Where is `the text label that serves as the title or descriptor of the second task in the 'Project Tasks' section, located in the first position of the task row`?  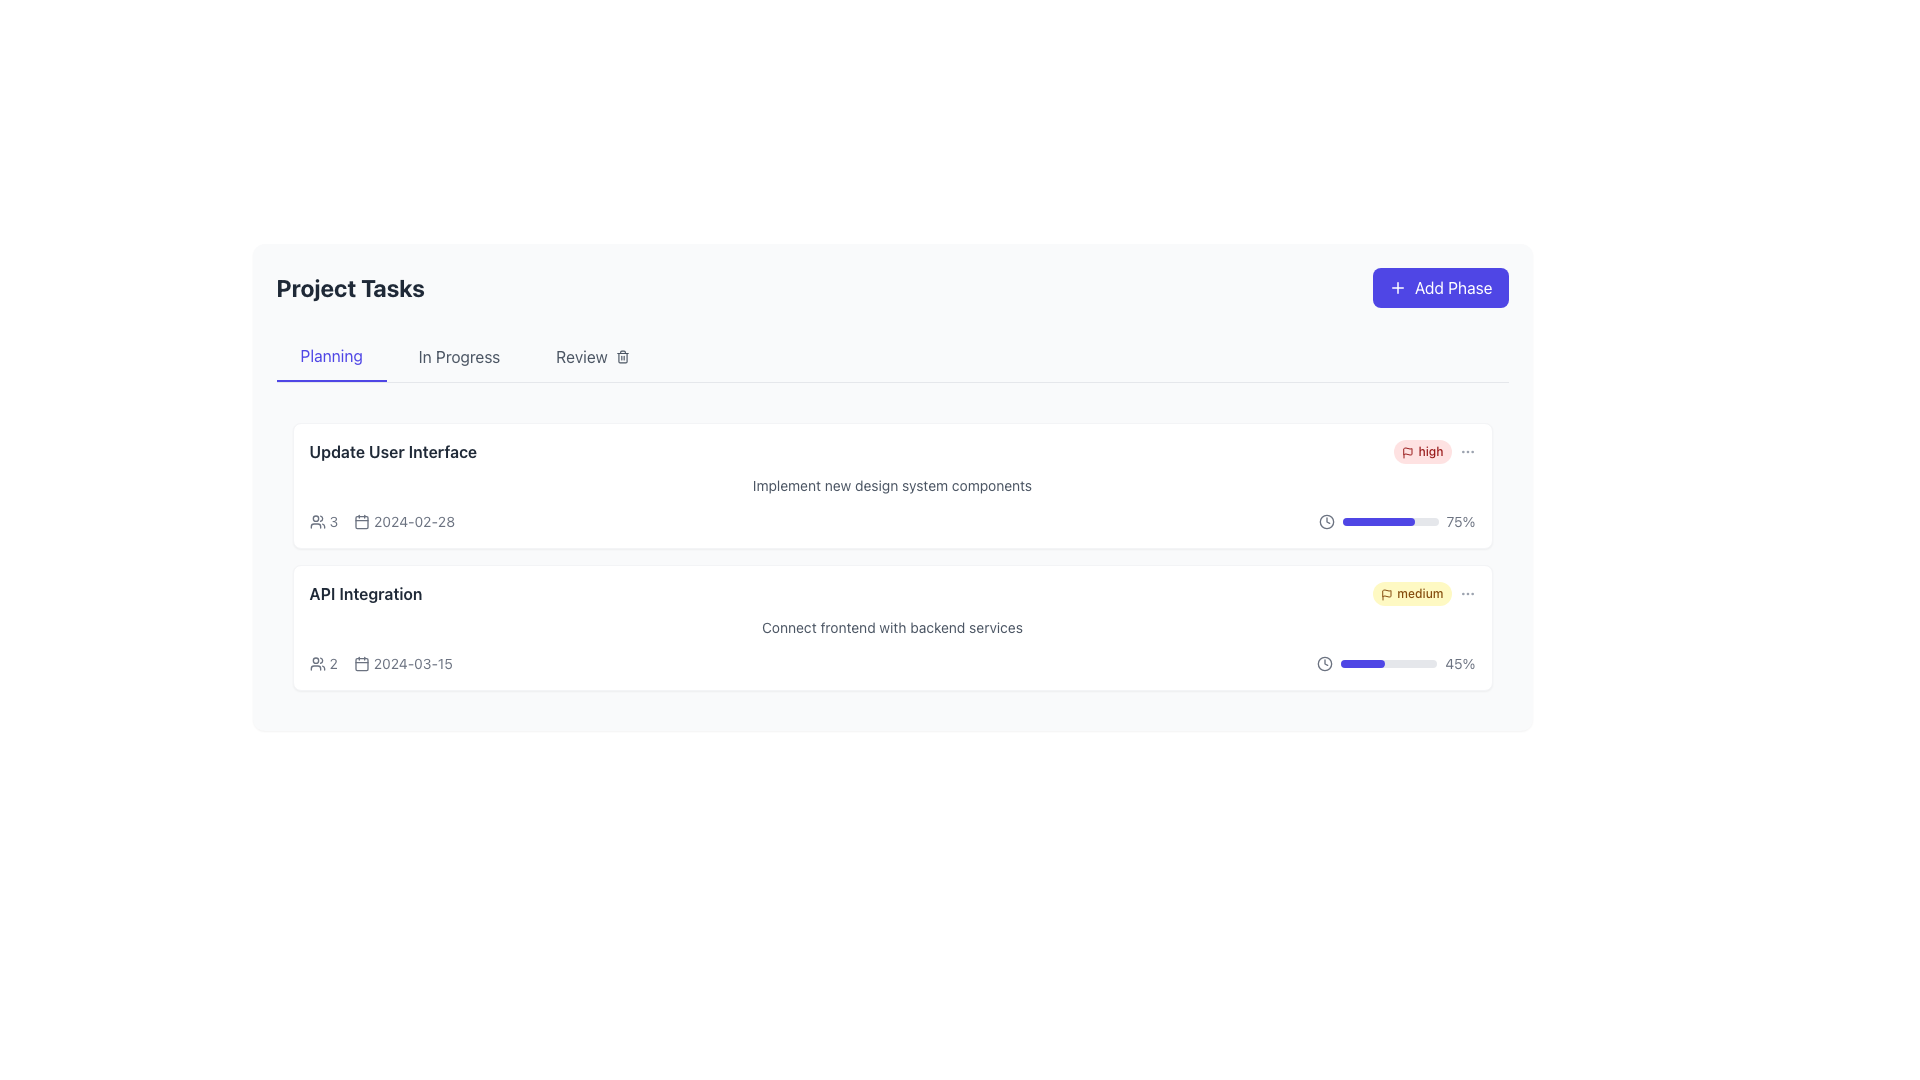 the text label that serves as the title or descriptor of the second task in the 'Project Tasks' section, located in the first position of the task row is located at coordinates (365, 593).